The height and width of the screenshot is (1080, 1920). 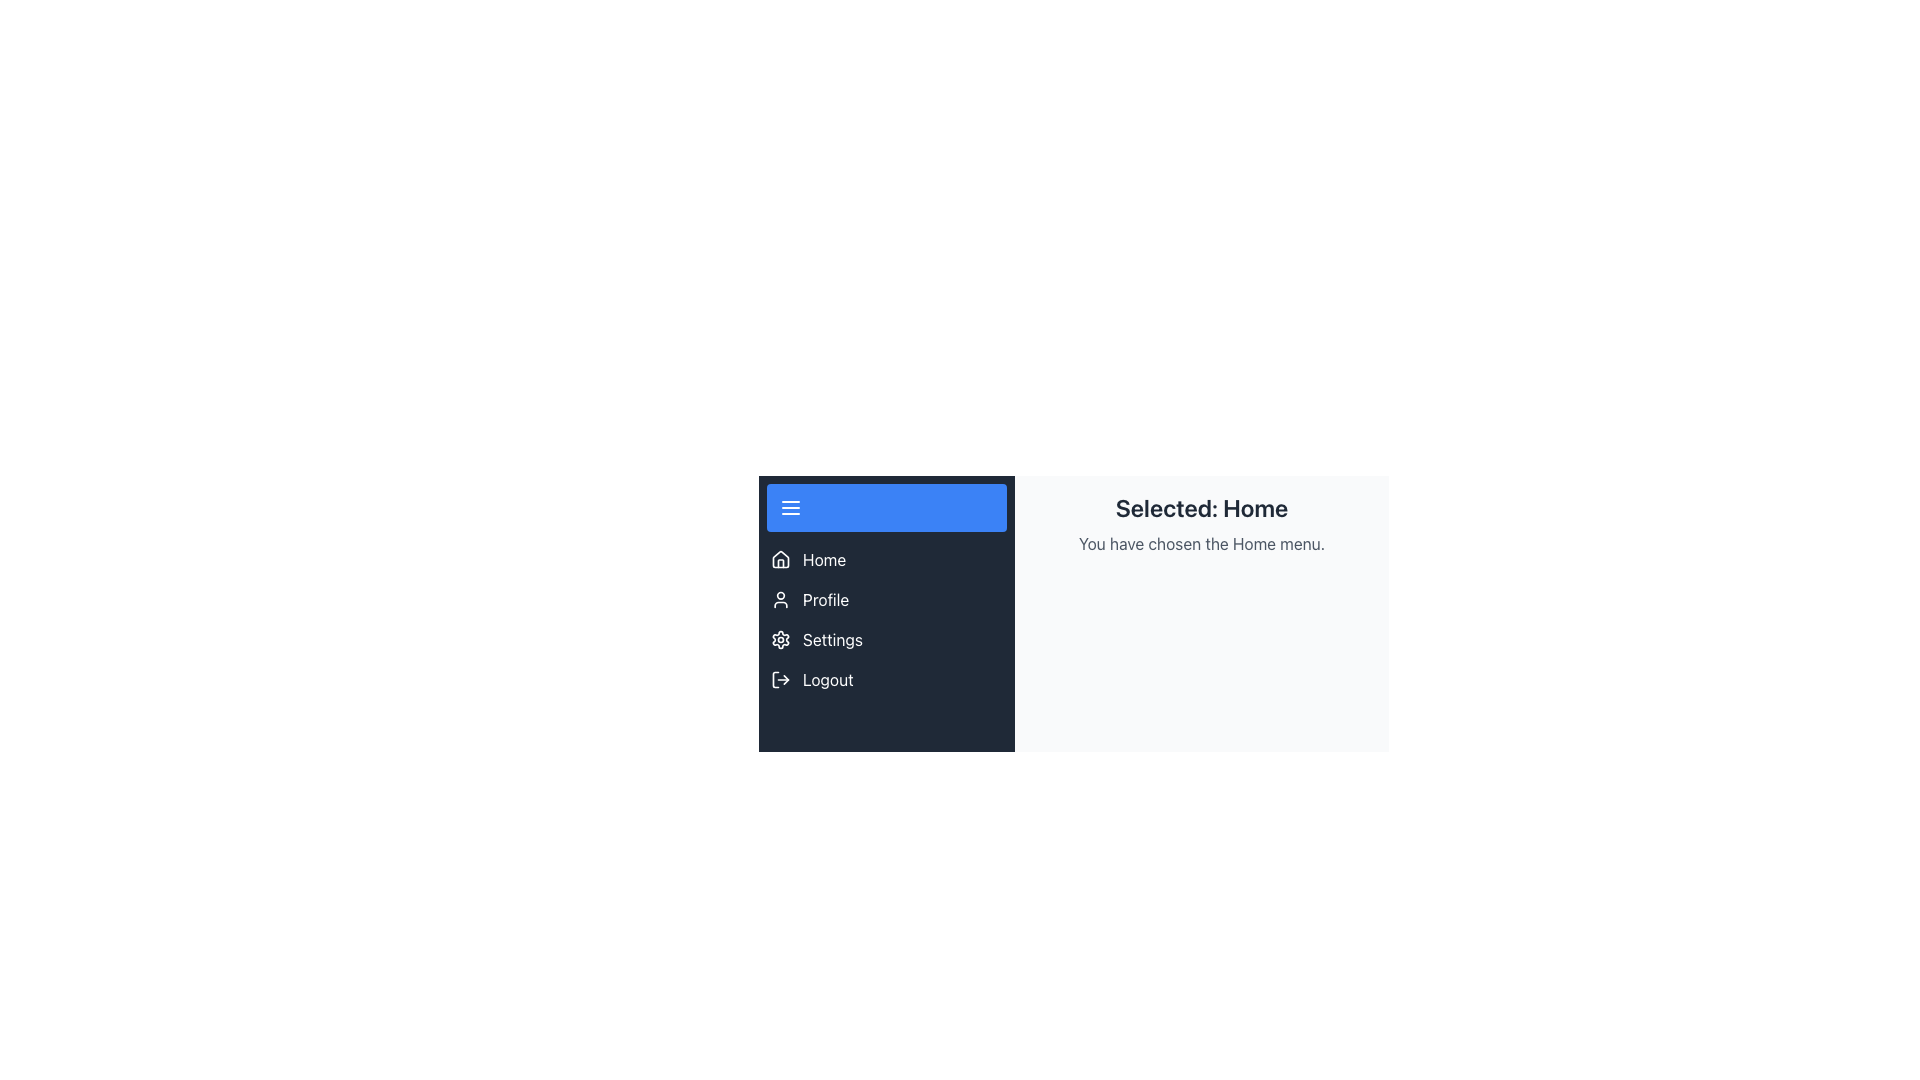 I want to click on the 'Settings' navigational menu item in the sidebar, so click(x=886, y=640).